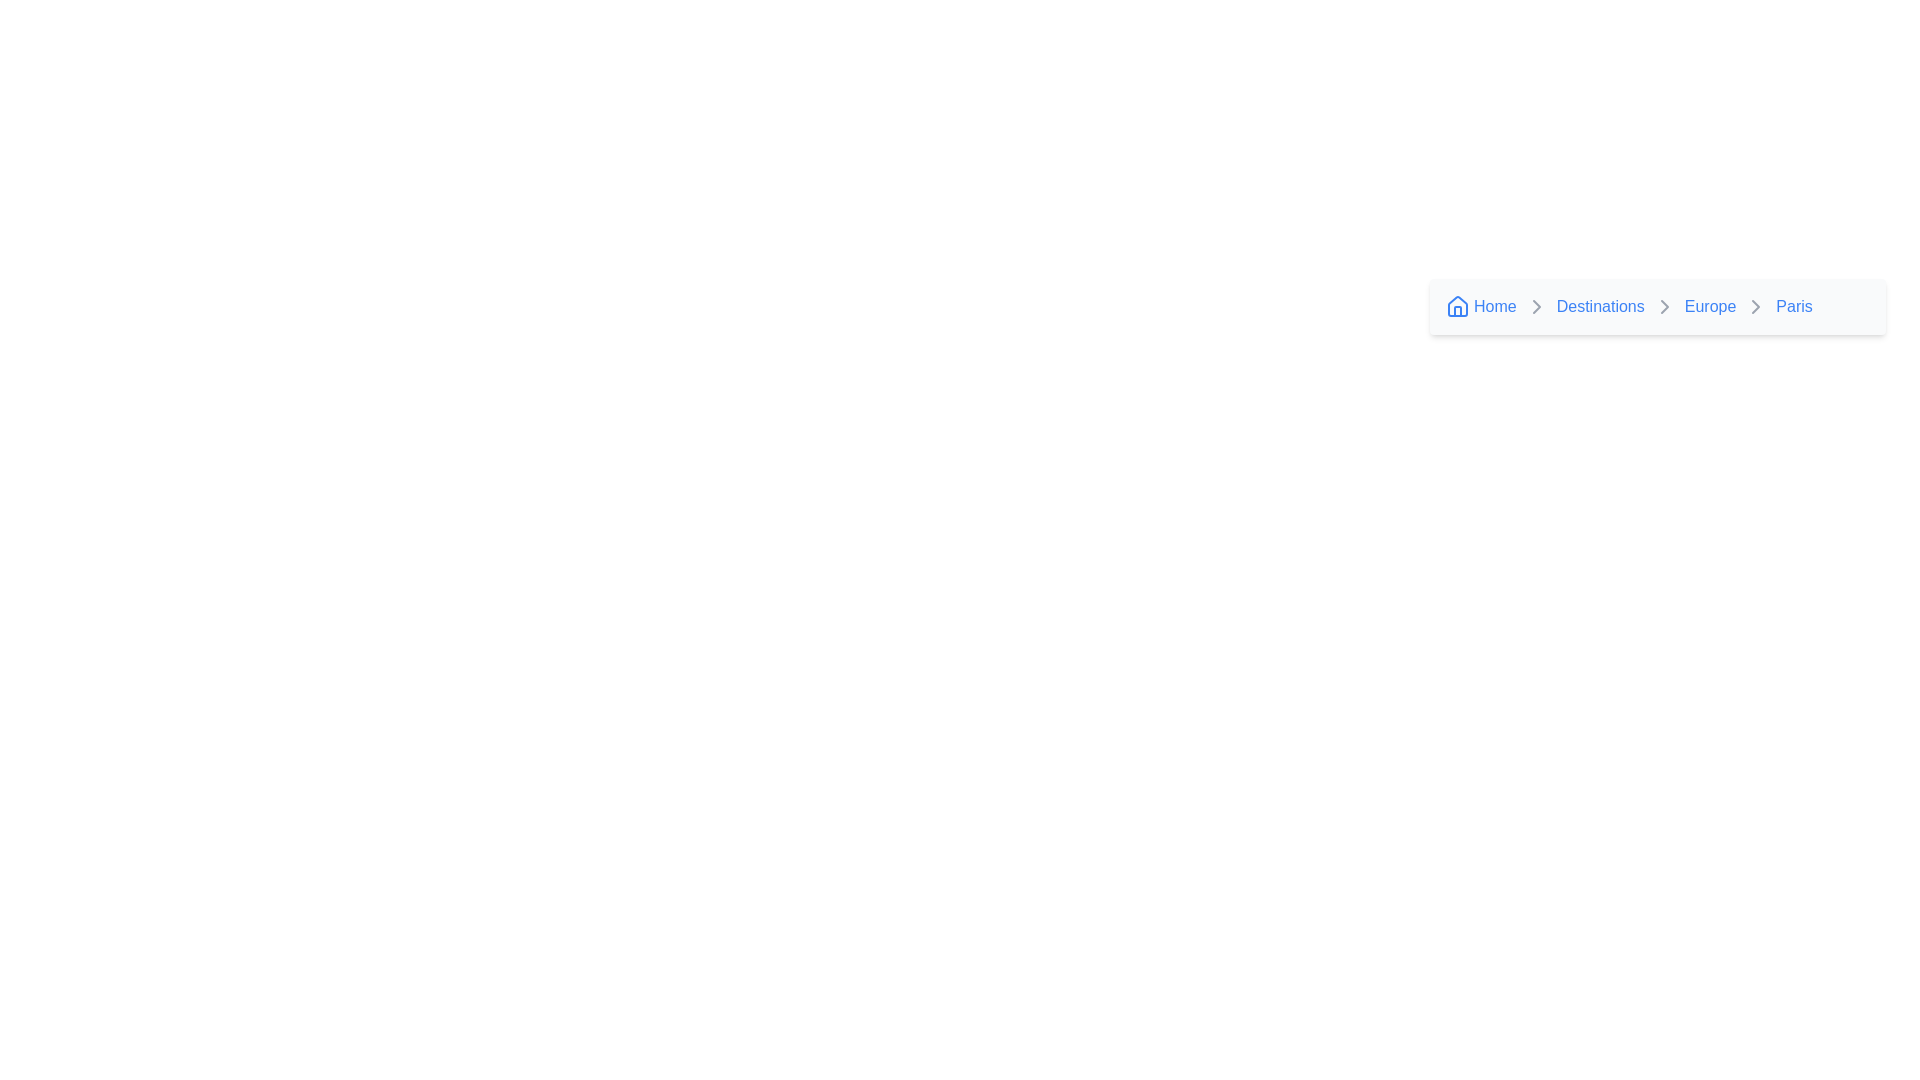 The height and width of the screenshot is (1080, 1920). Describe the element at coordinates (1728, 307) in the screenshot. I see `the 'Europe' breadcrumb navigation link` at that location.